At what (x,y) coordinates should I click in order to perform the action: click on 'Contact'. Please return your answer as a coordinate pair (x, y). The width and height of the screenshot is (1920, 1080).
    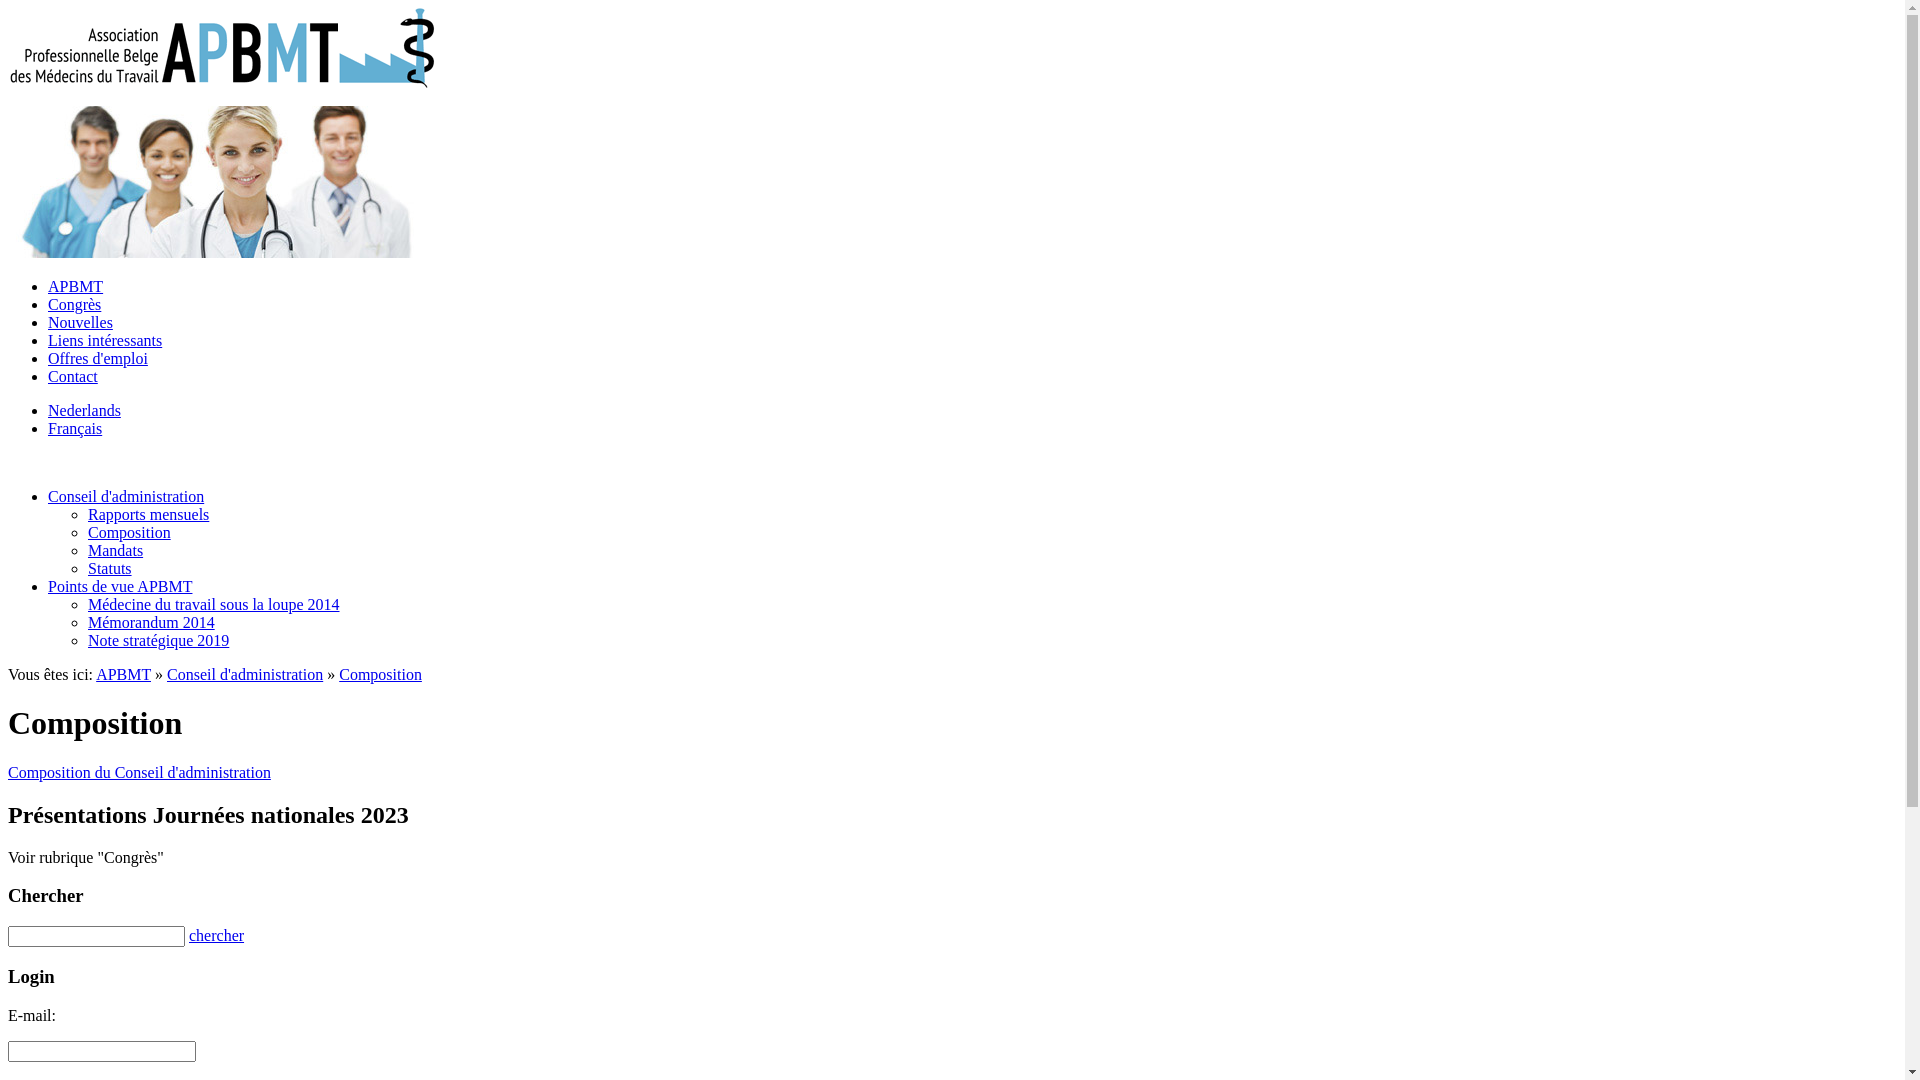
    Looking at the image, I should click on (48, 376).